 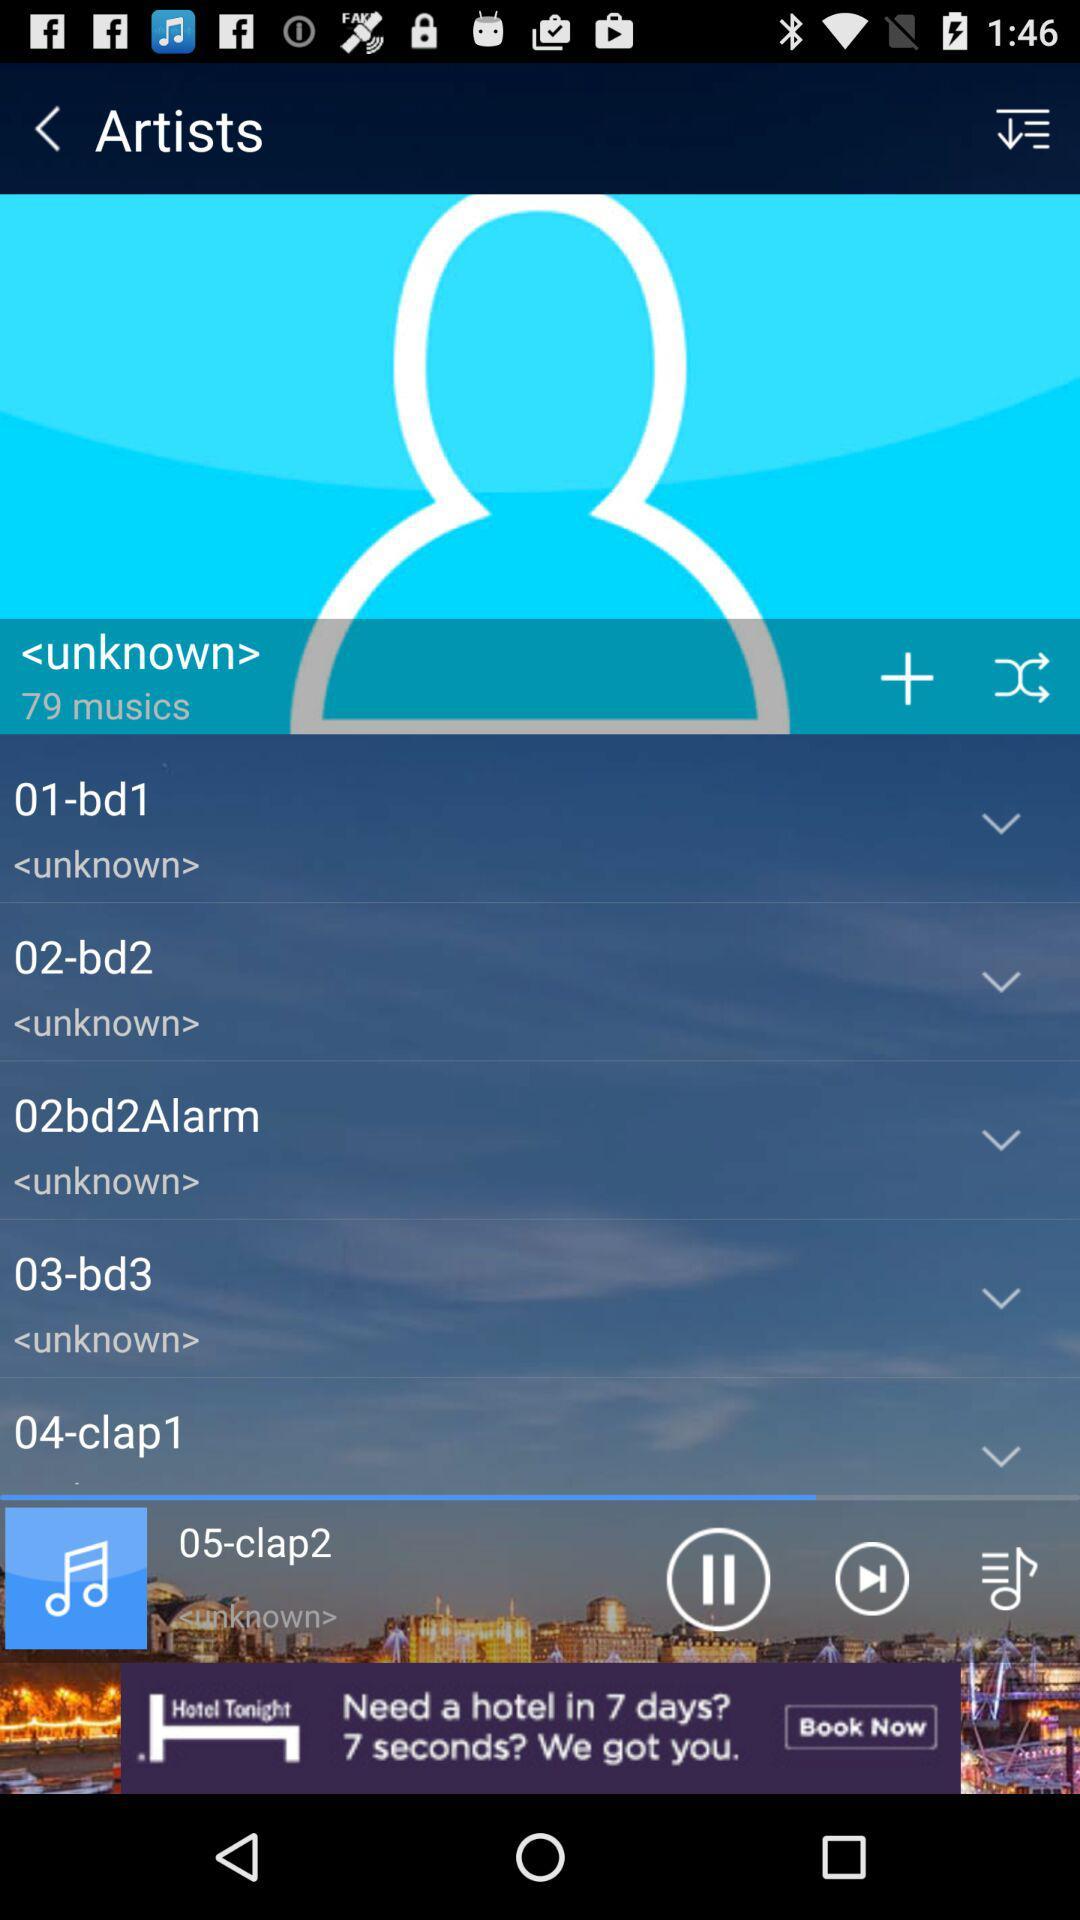 What do you see at coordinates (467, 954) in the screenshot?
I see `02-bd2 icon` at bounding box center [467, 954].